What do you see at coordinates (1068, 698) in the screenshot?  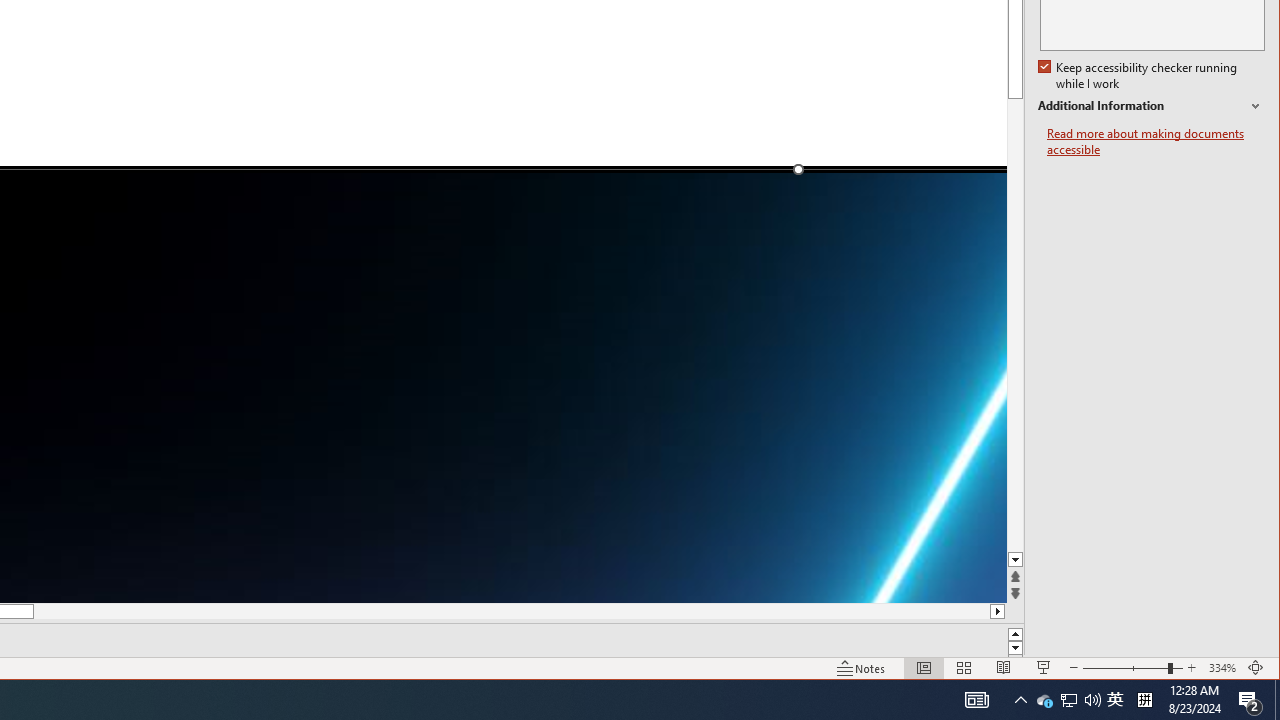 I see `'Notification Chevron'` at bounding box center [1068, 698].